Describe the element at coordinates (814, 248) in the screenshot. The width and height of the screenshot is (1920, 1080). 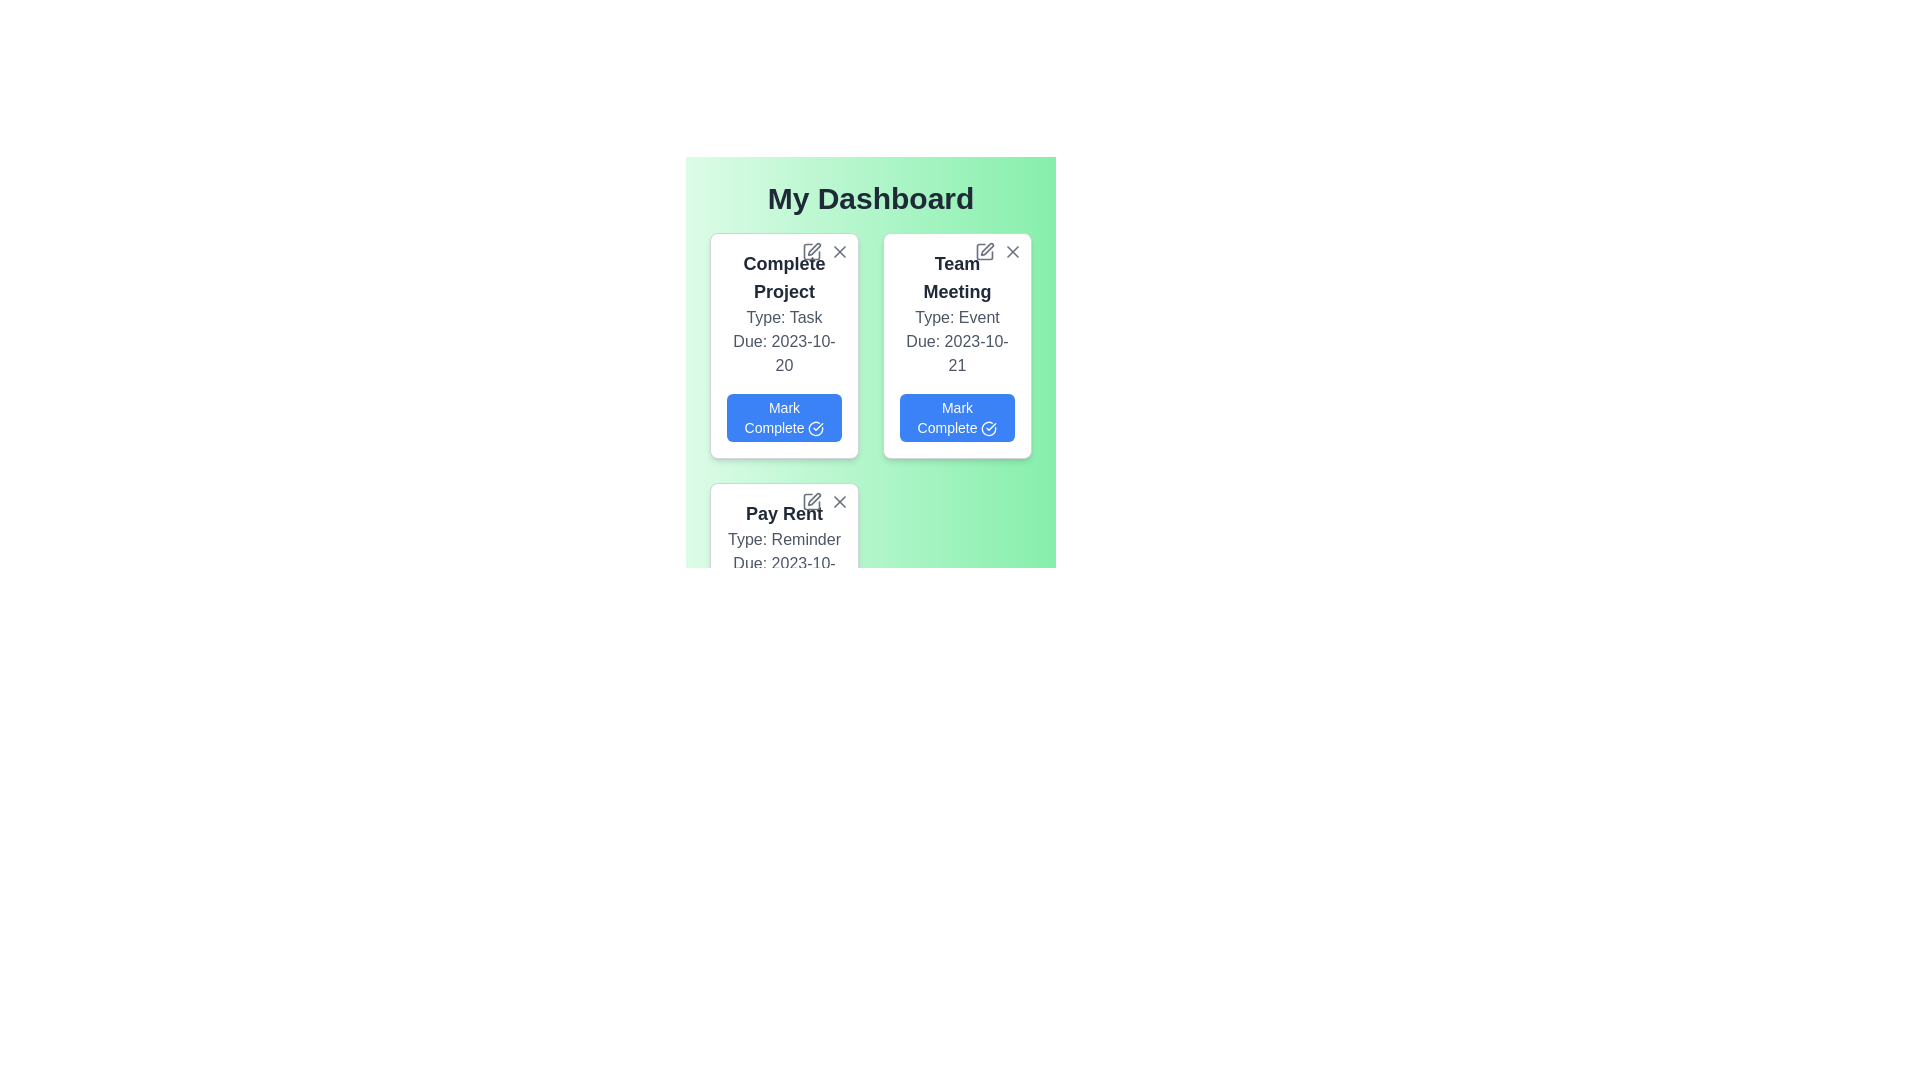
I see `the icon button resembling a pen located in the top-right corner of the 'Complete Project' card, adjacent to the 'x' close icon` at that location.